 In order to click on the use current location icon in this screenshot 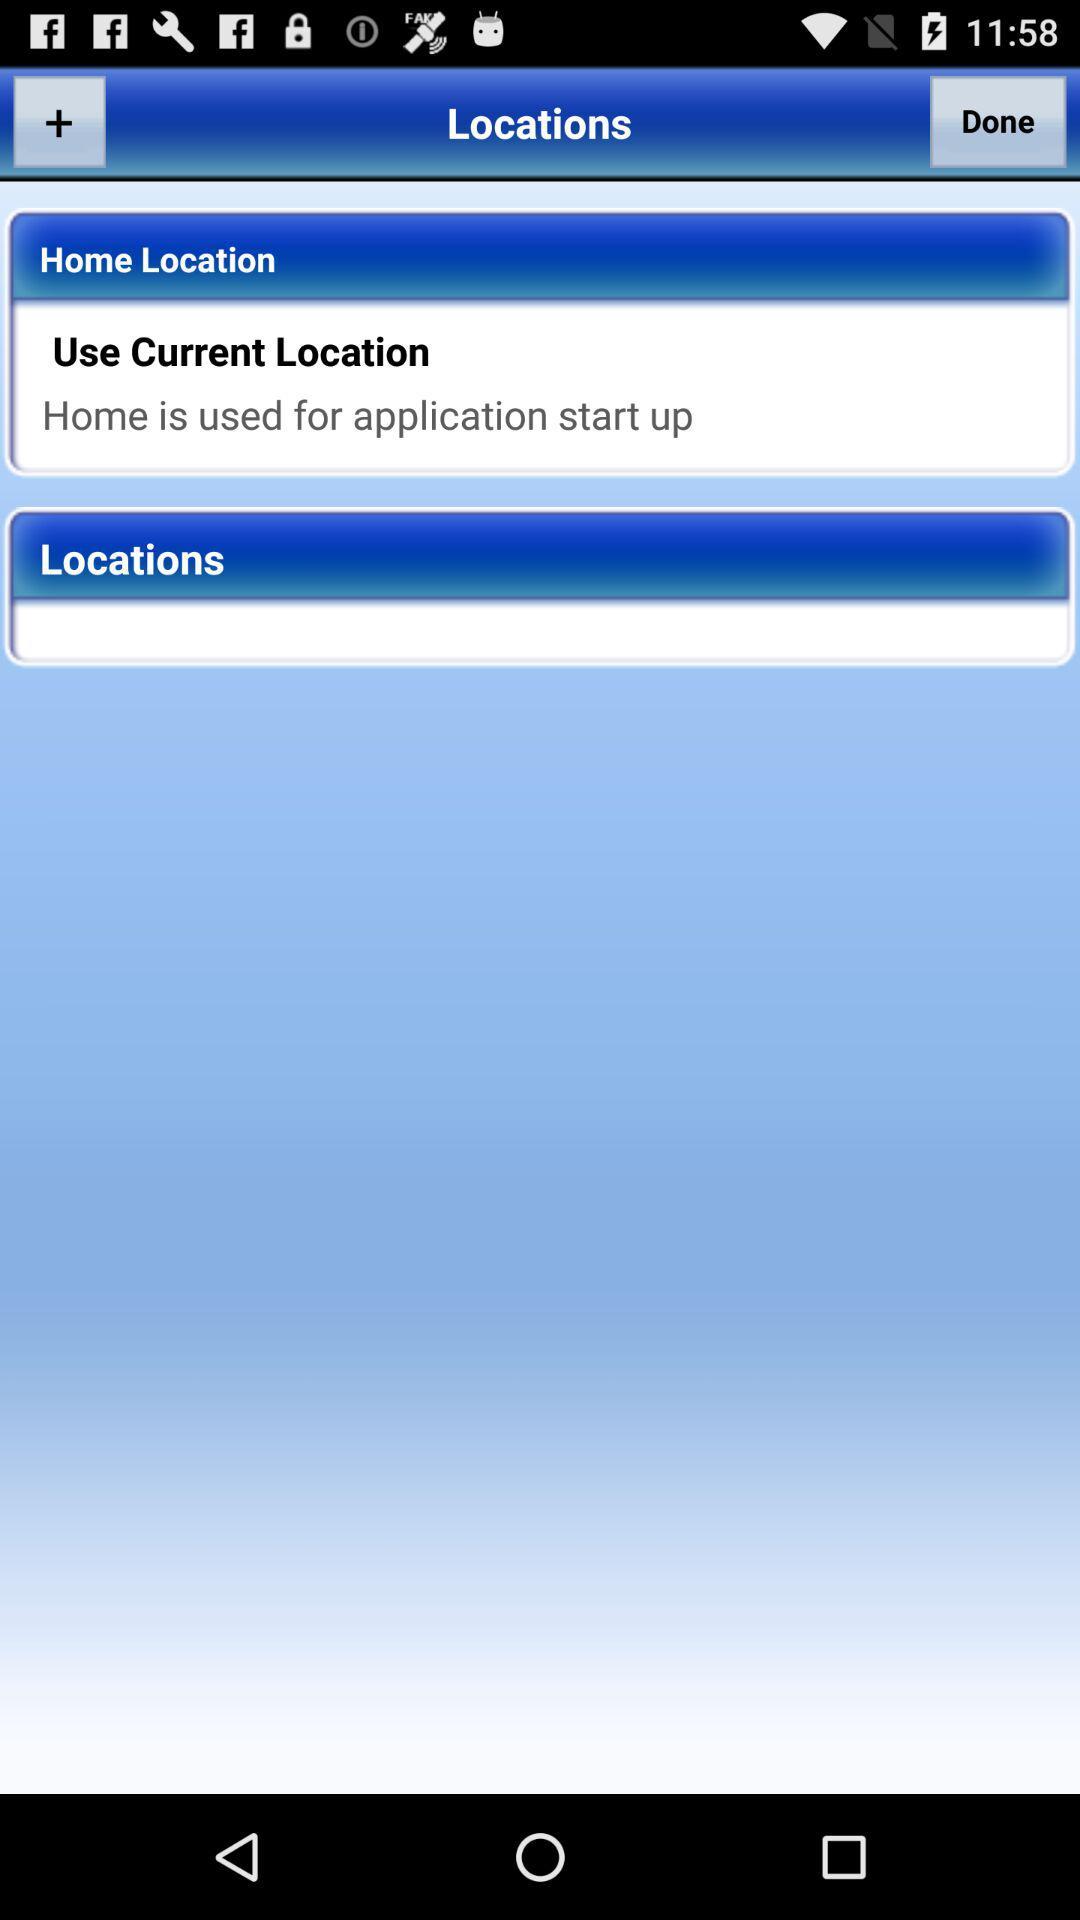, I will do `click(553, 350)`.